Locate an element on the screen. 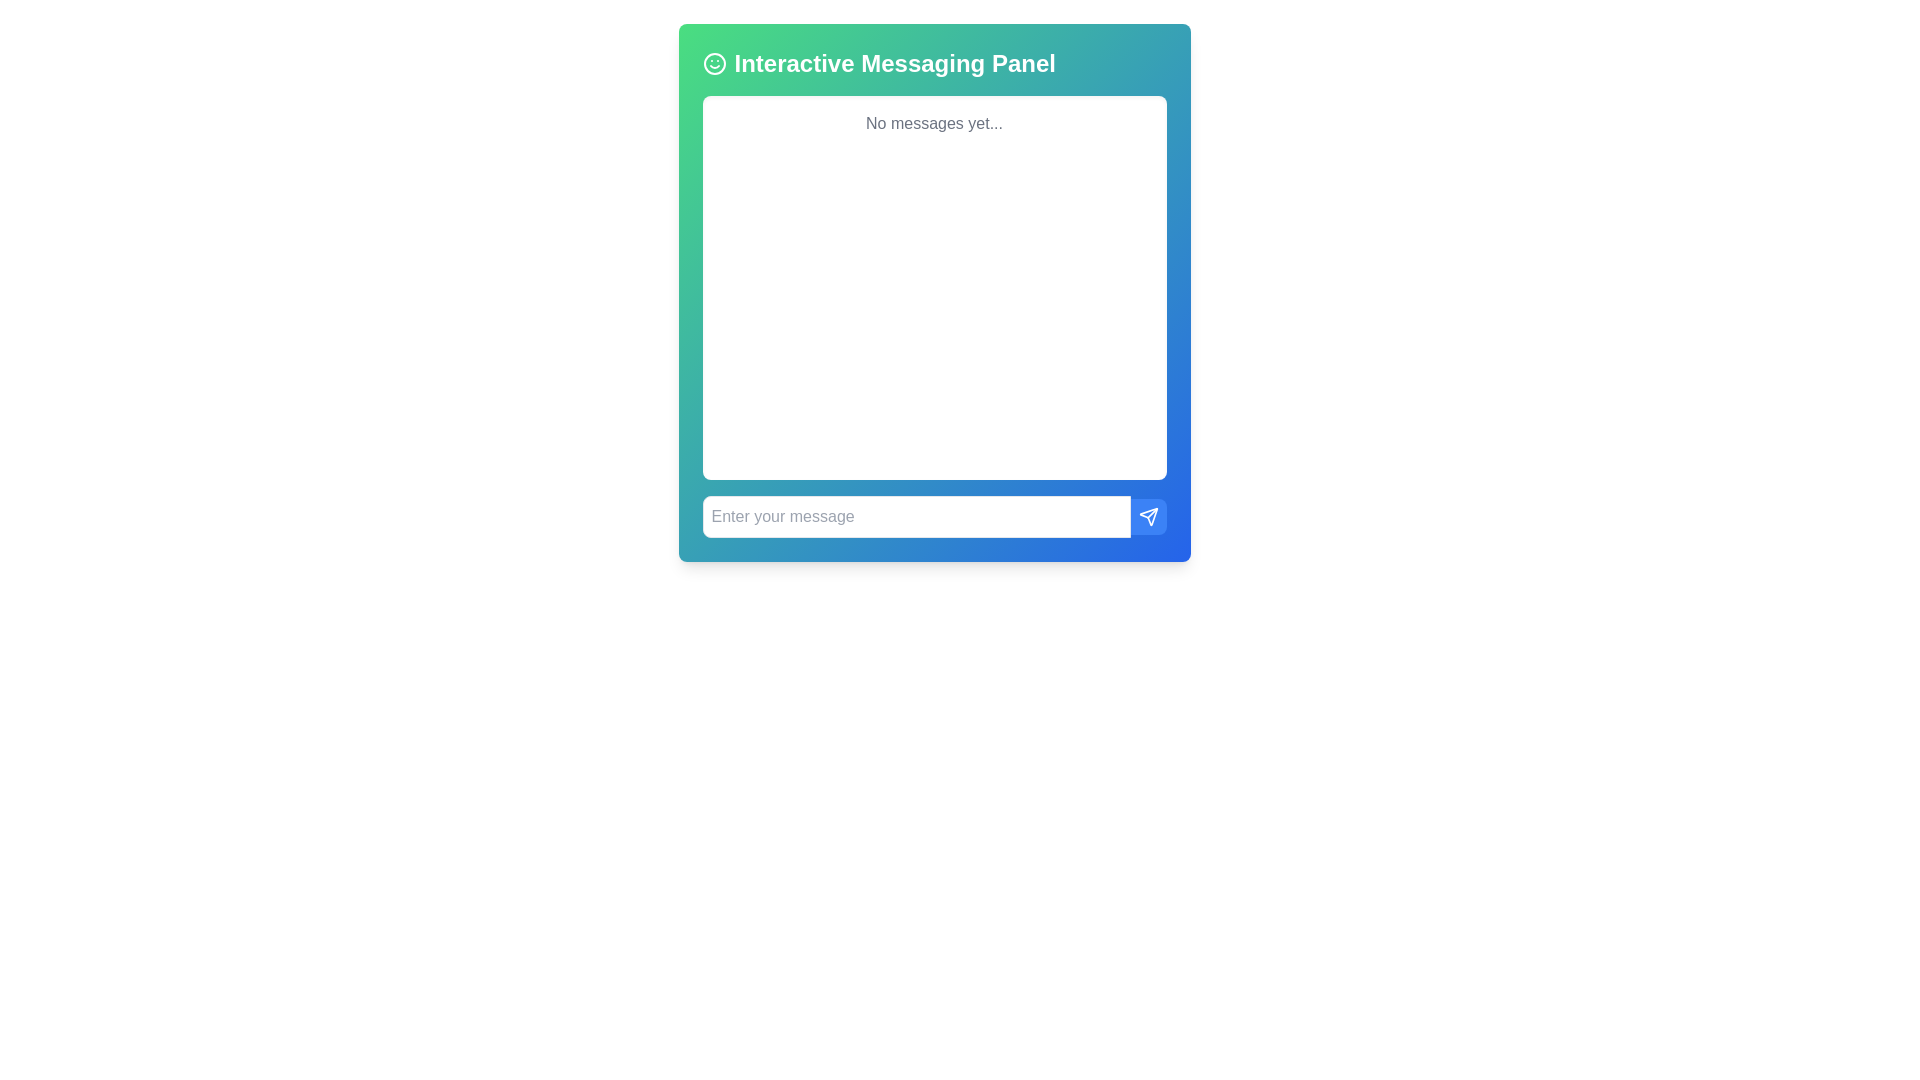 The width and height of the screenshot is (1920, 1080). the input field of the messaging panel located at the bottom section, adjacent to the send button, to begin typing a message is located at coordinates (933, 515).